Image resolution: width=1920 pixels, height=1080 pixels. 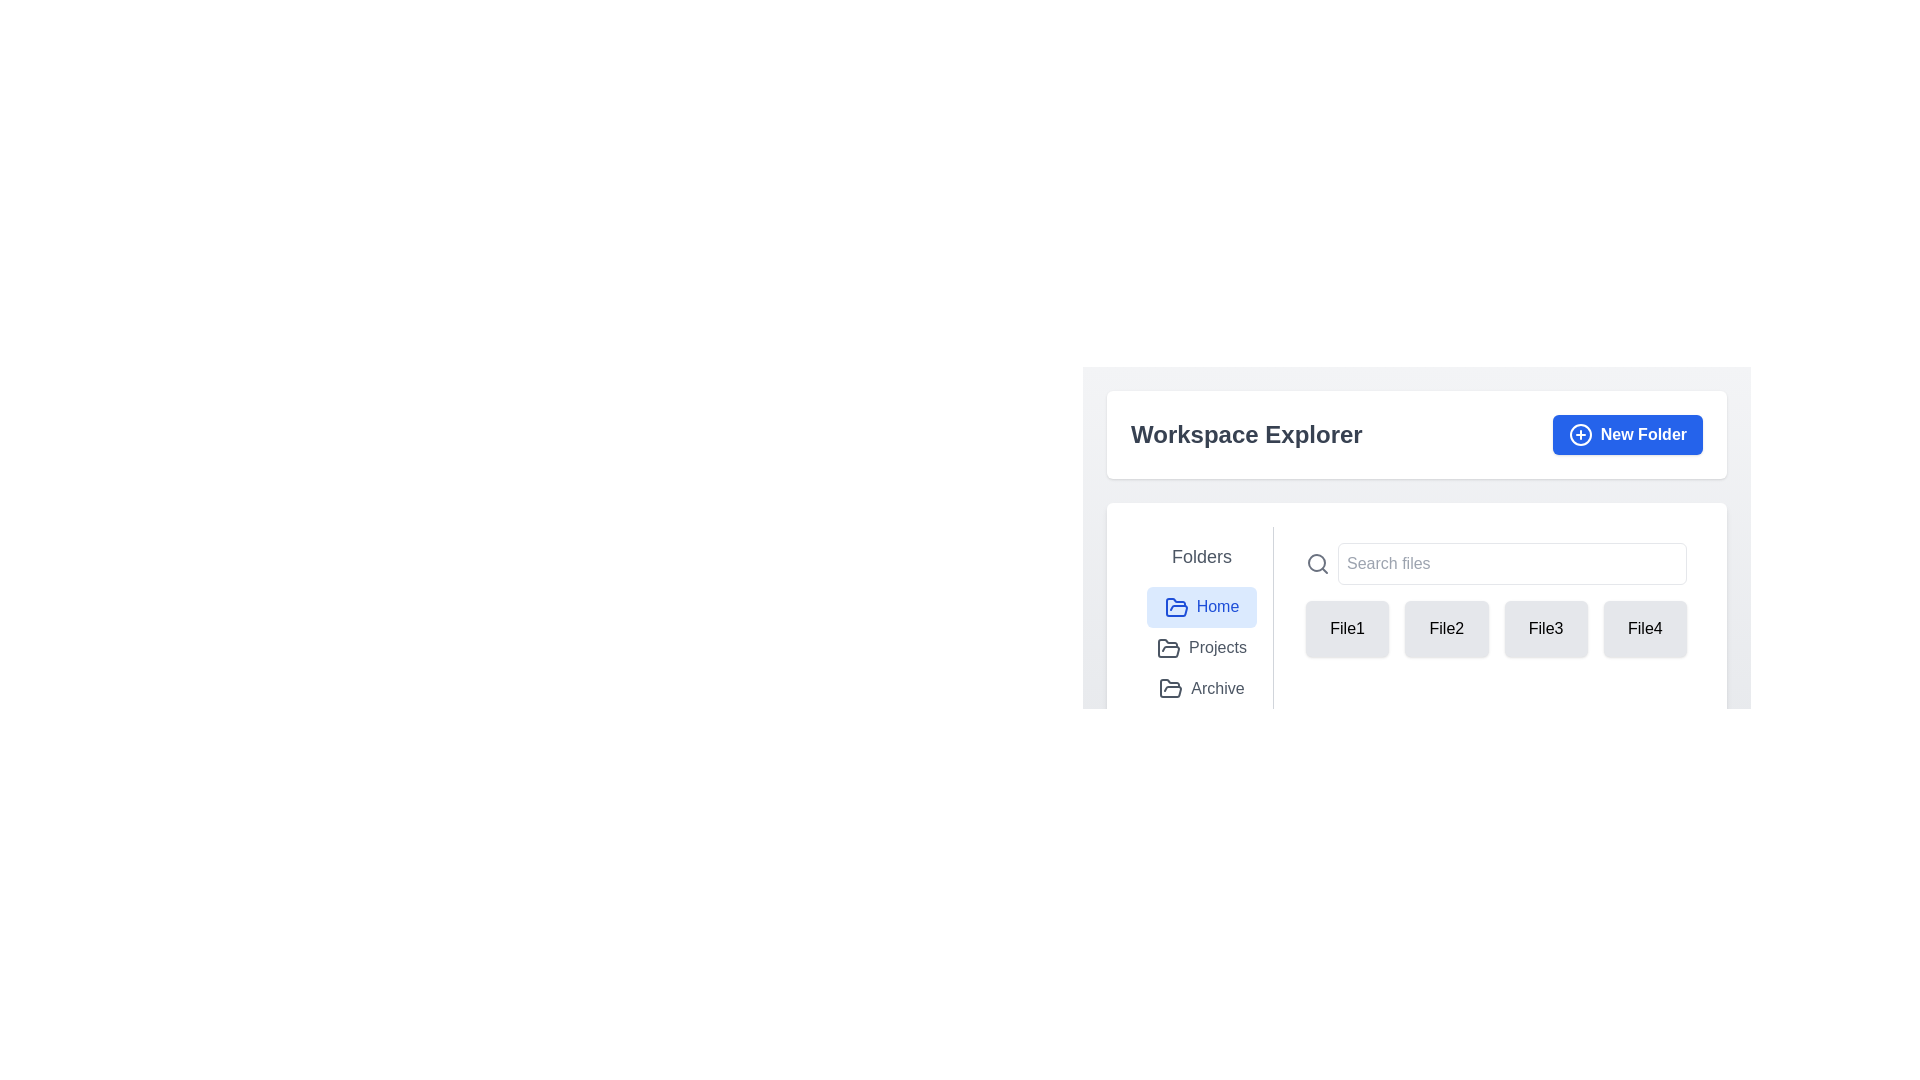 I want to click on the 'Home' button located in the top-left section of the sidebar under the 'Folders' section, so click(x=1200, y=605).